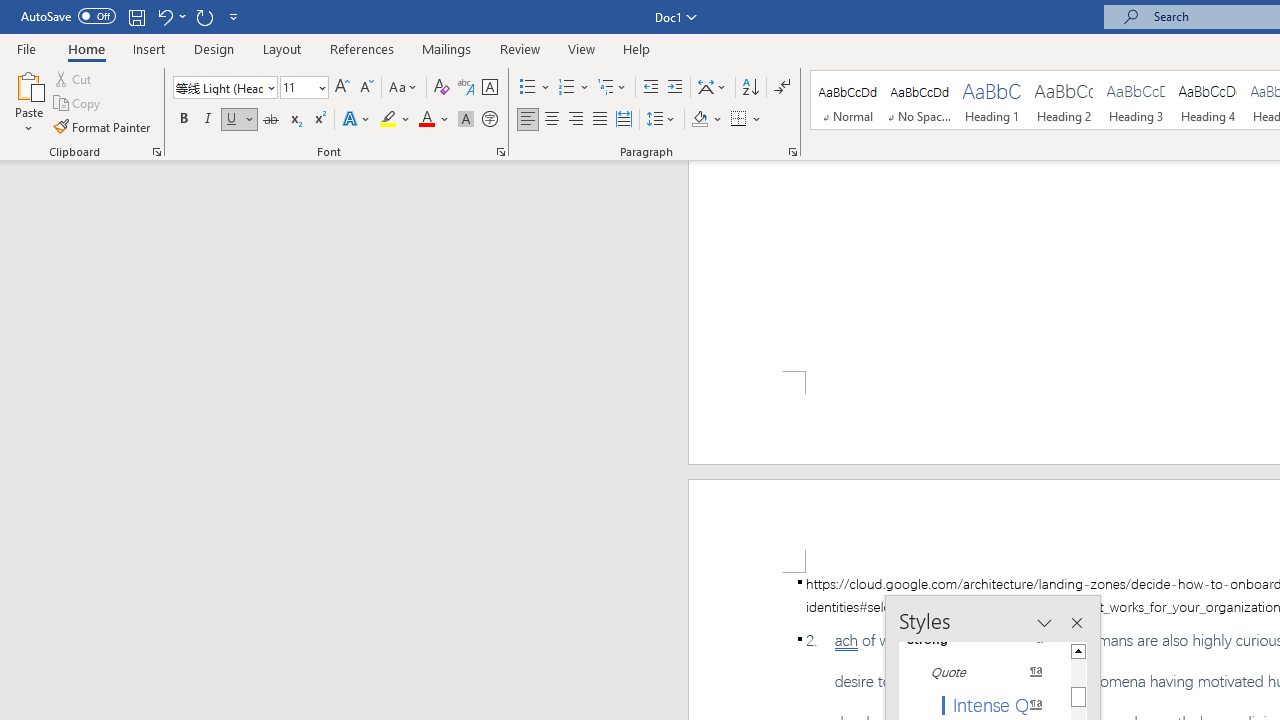 Image resolution: width=1280 pixels, height=720 pixels. I want to click on 'Enclose Characters...', so click(489, 119).